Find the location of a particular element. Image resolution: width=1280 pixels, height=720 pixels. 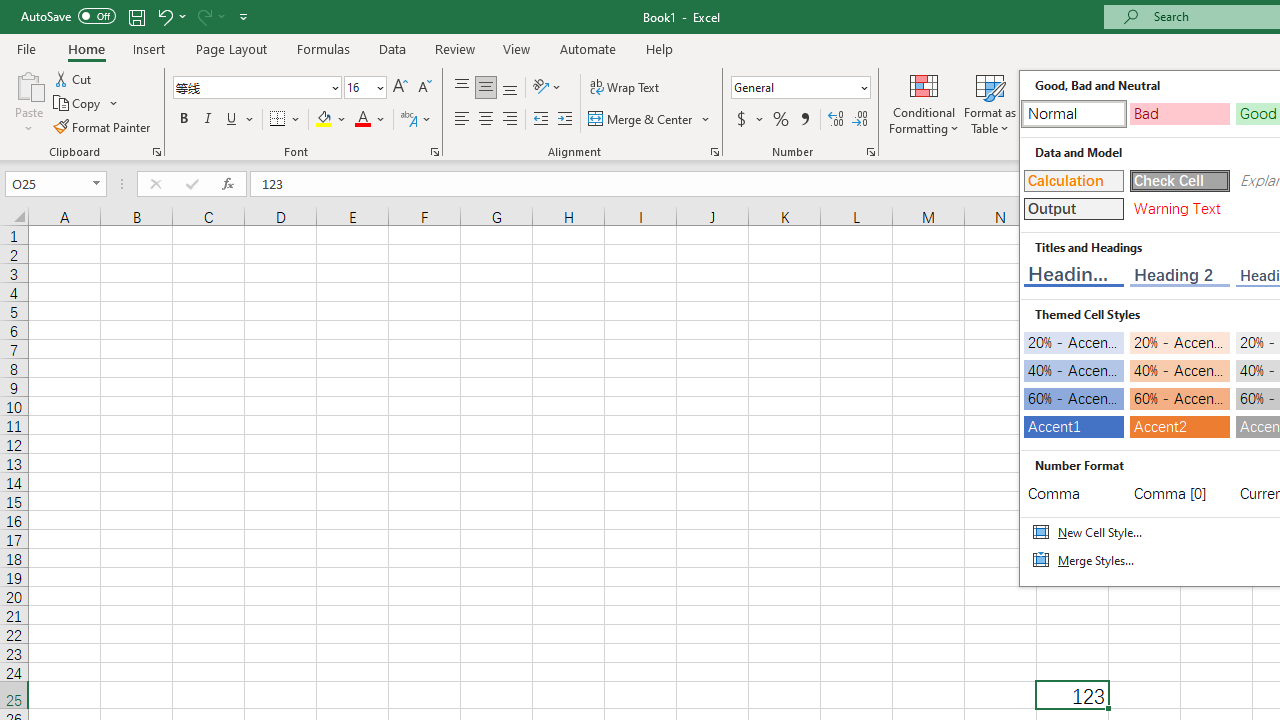

'Italic' is located at coordinates (208, 119).